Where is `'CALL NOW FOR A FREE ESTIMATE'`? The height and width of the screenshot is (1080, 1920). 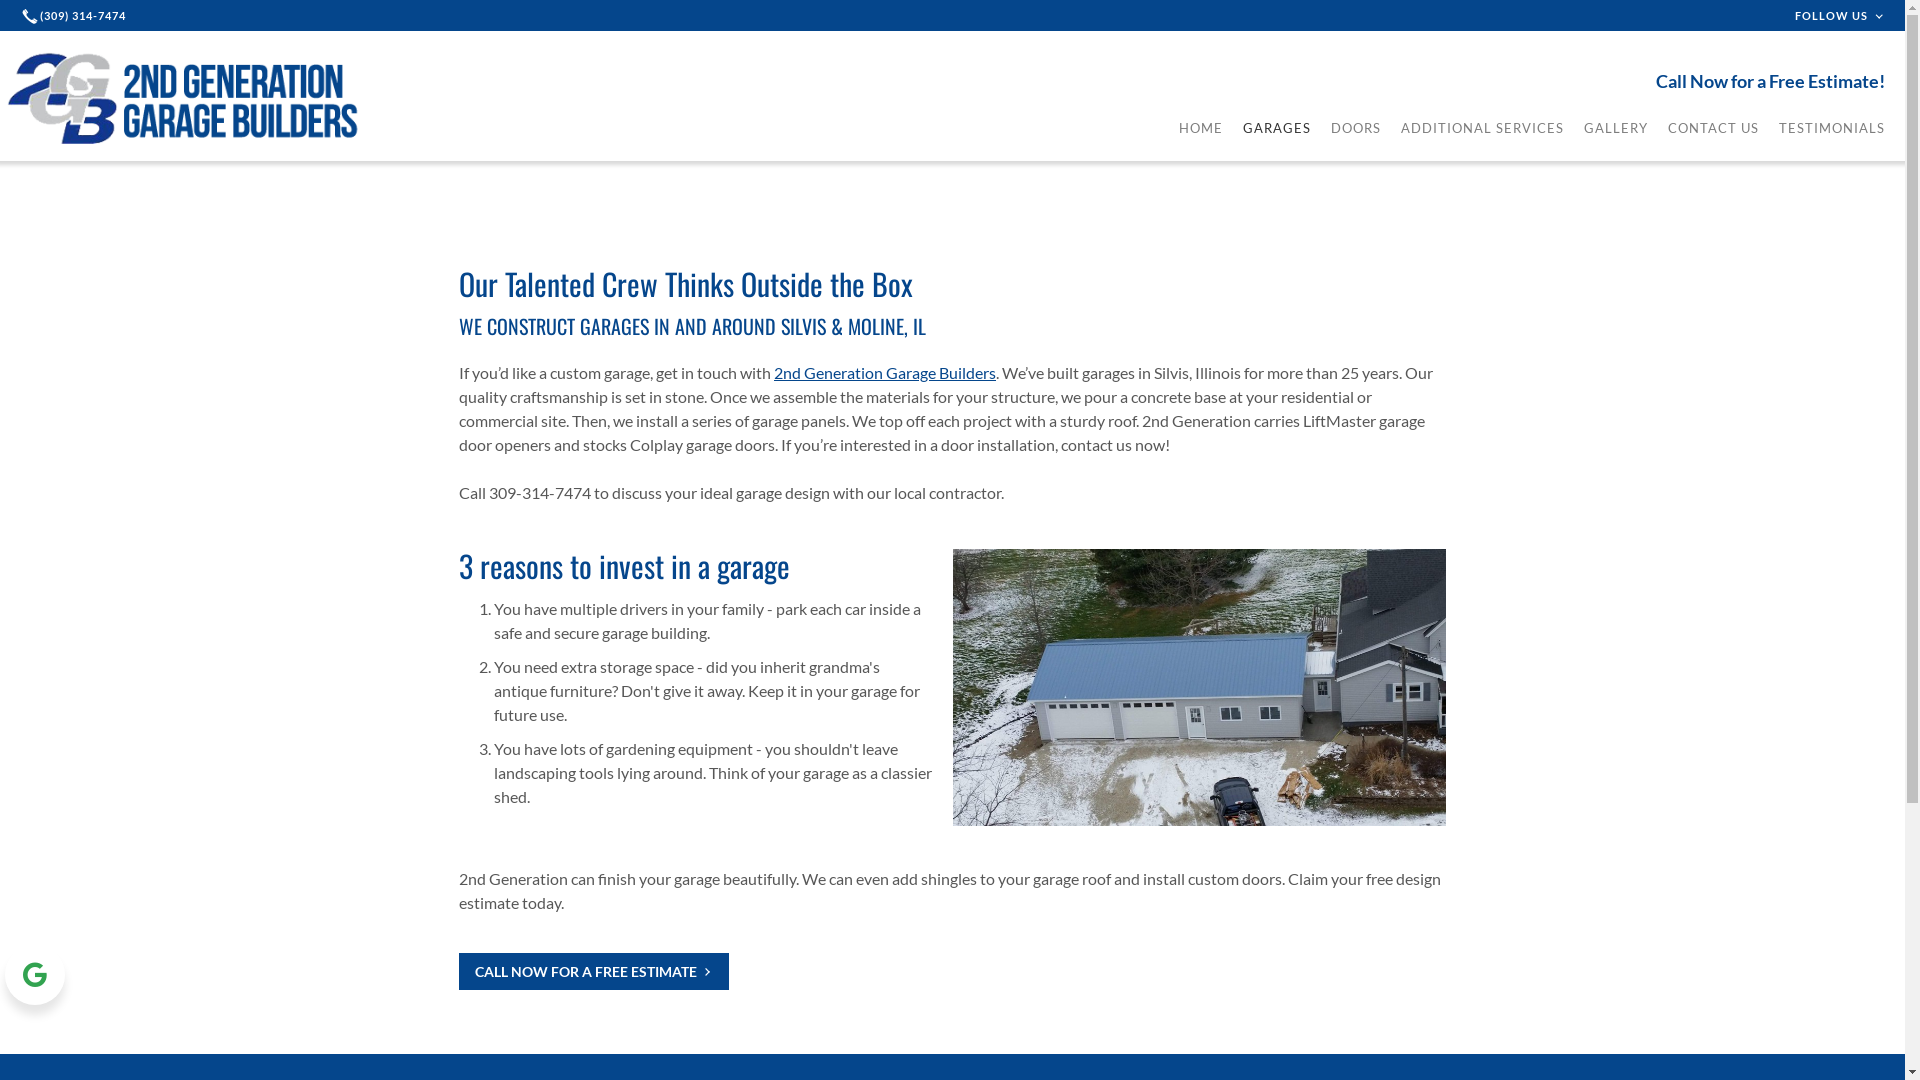 'CALL NOW FOR A FREE ESTIMATE' is located at coordinates (593, 969).